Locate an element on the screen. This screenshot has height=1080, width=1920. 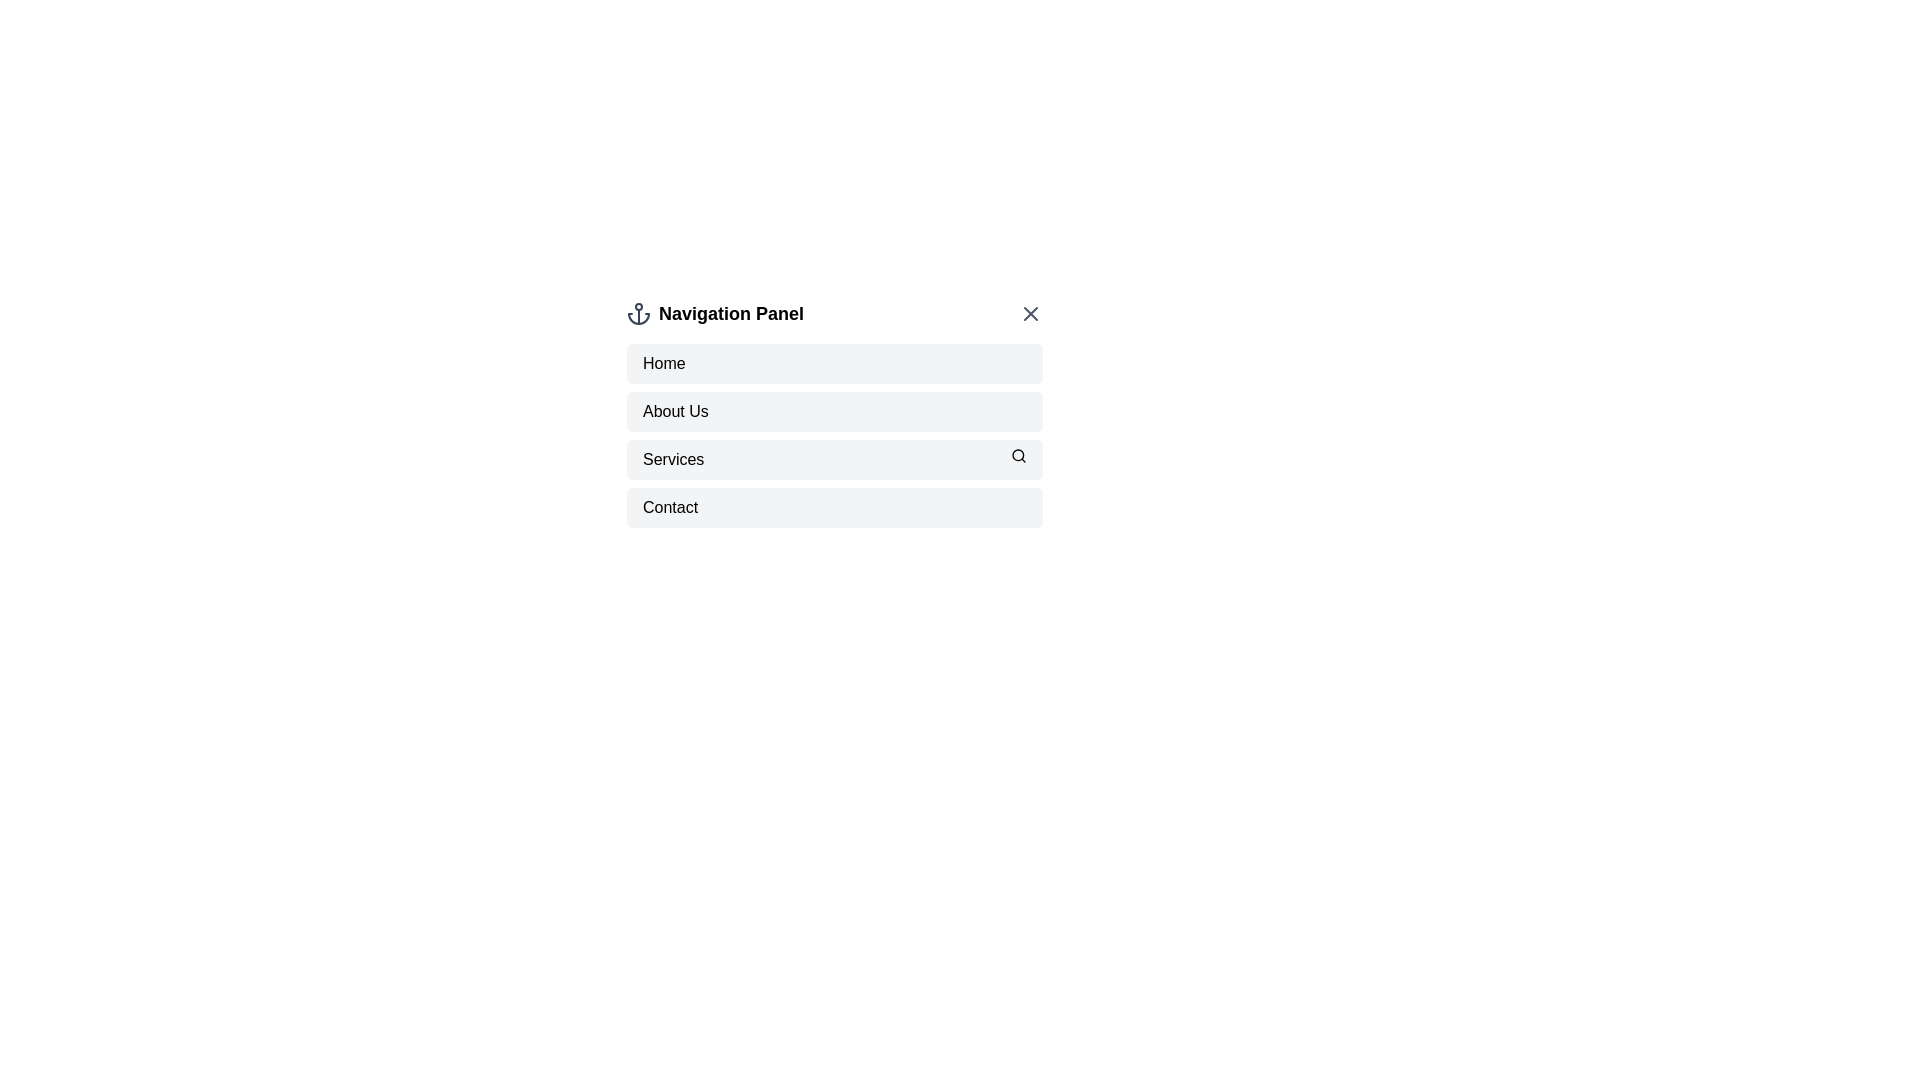
the 'Contact' button, which is the fourth button in a vertical navigation panel is located at coordinates (835, 507).